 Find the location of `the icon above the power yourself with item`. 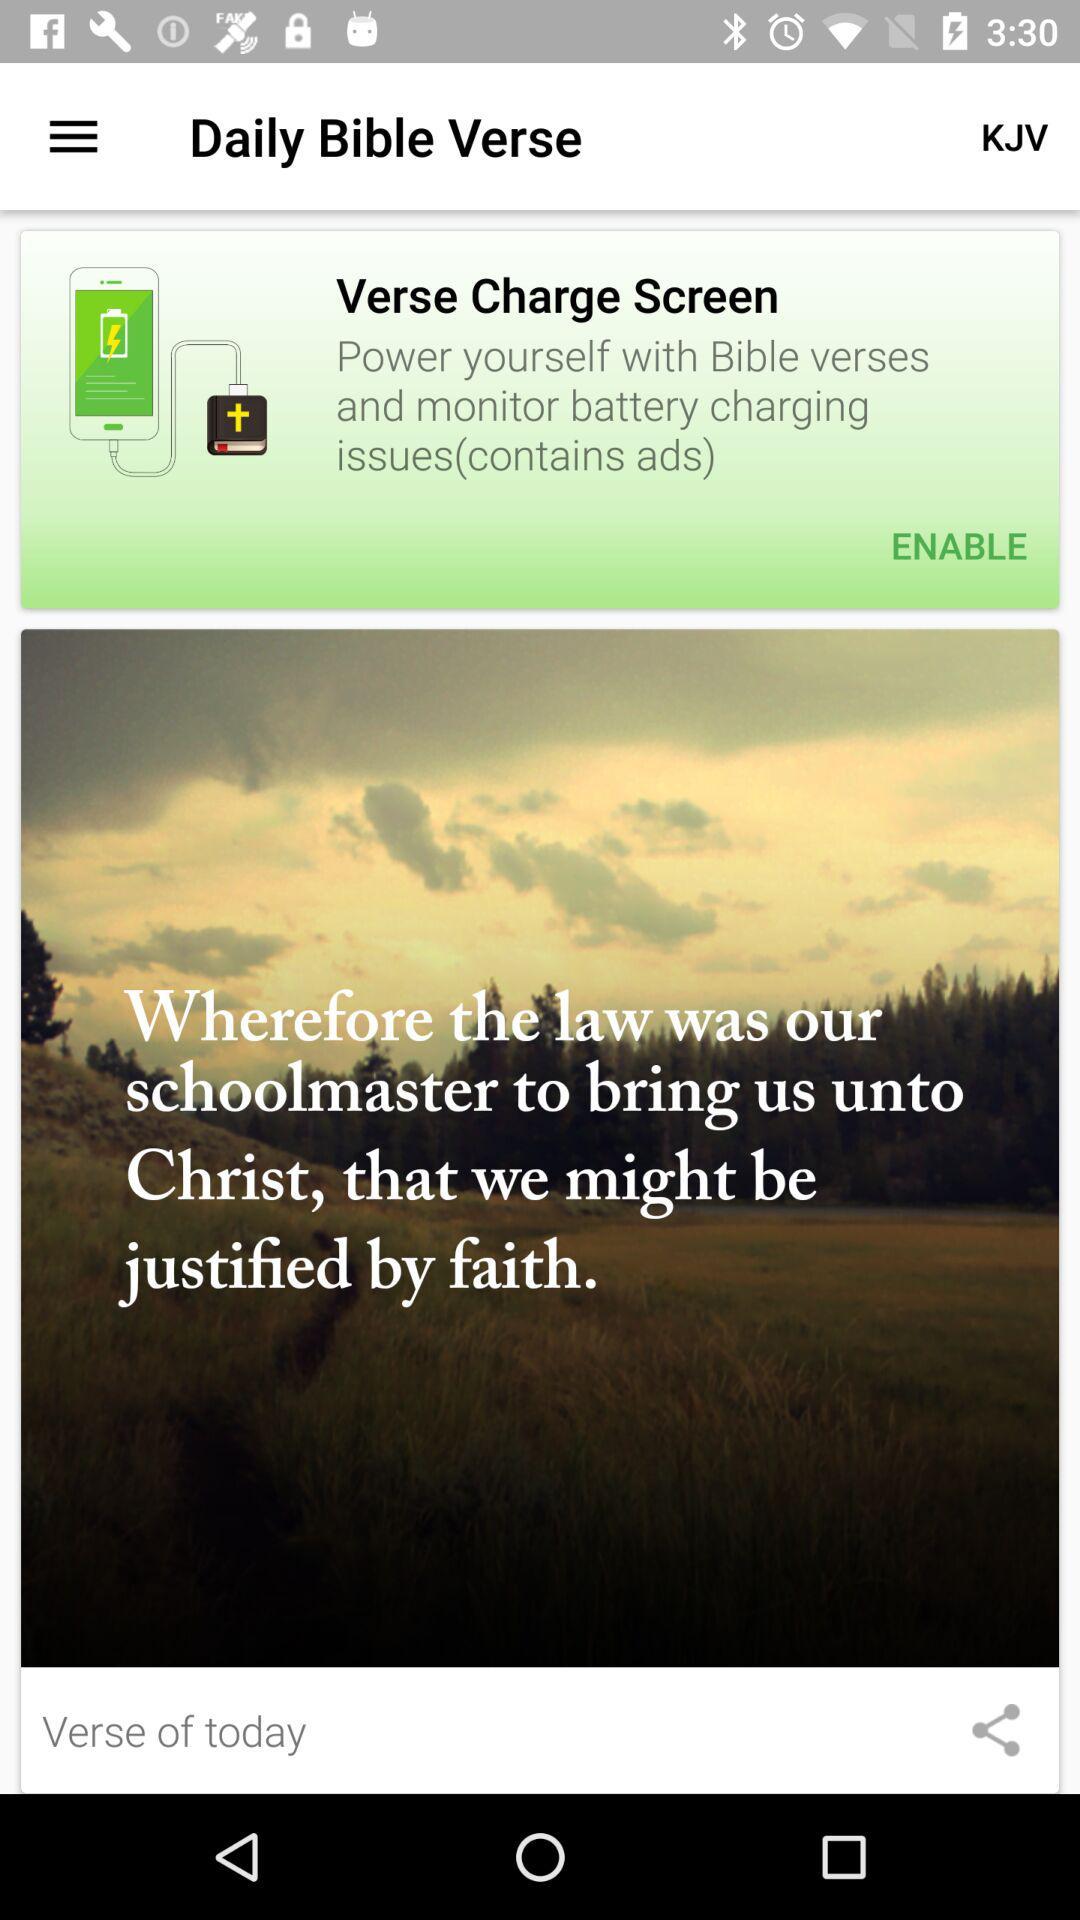

the icon above the power yourself with item is located at coordinates (1014, 135).